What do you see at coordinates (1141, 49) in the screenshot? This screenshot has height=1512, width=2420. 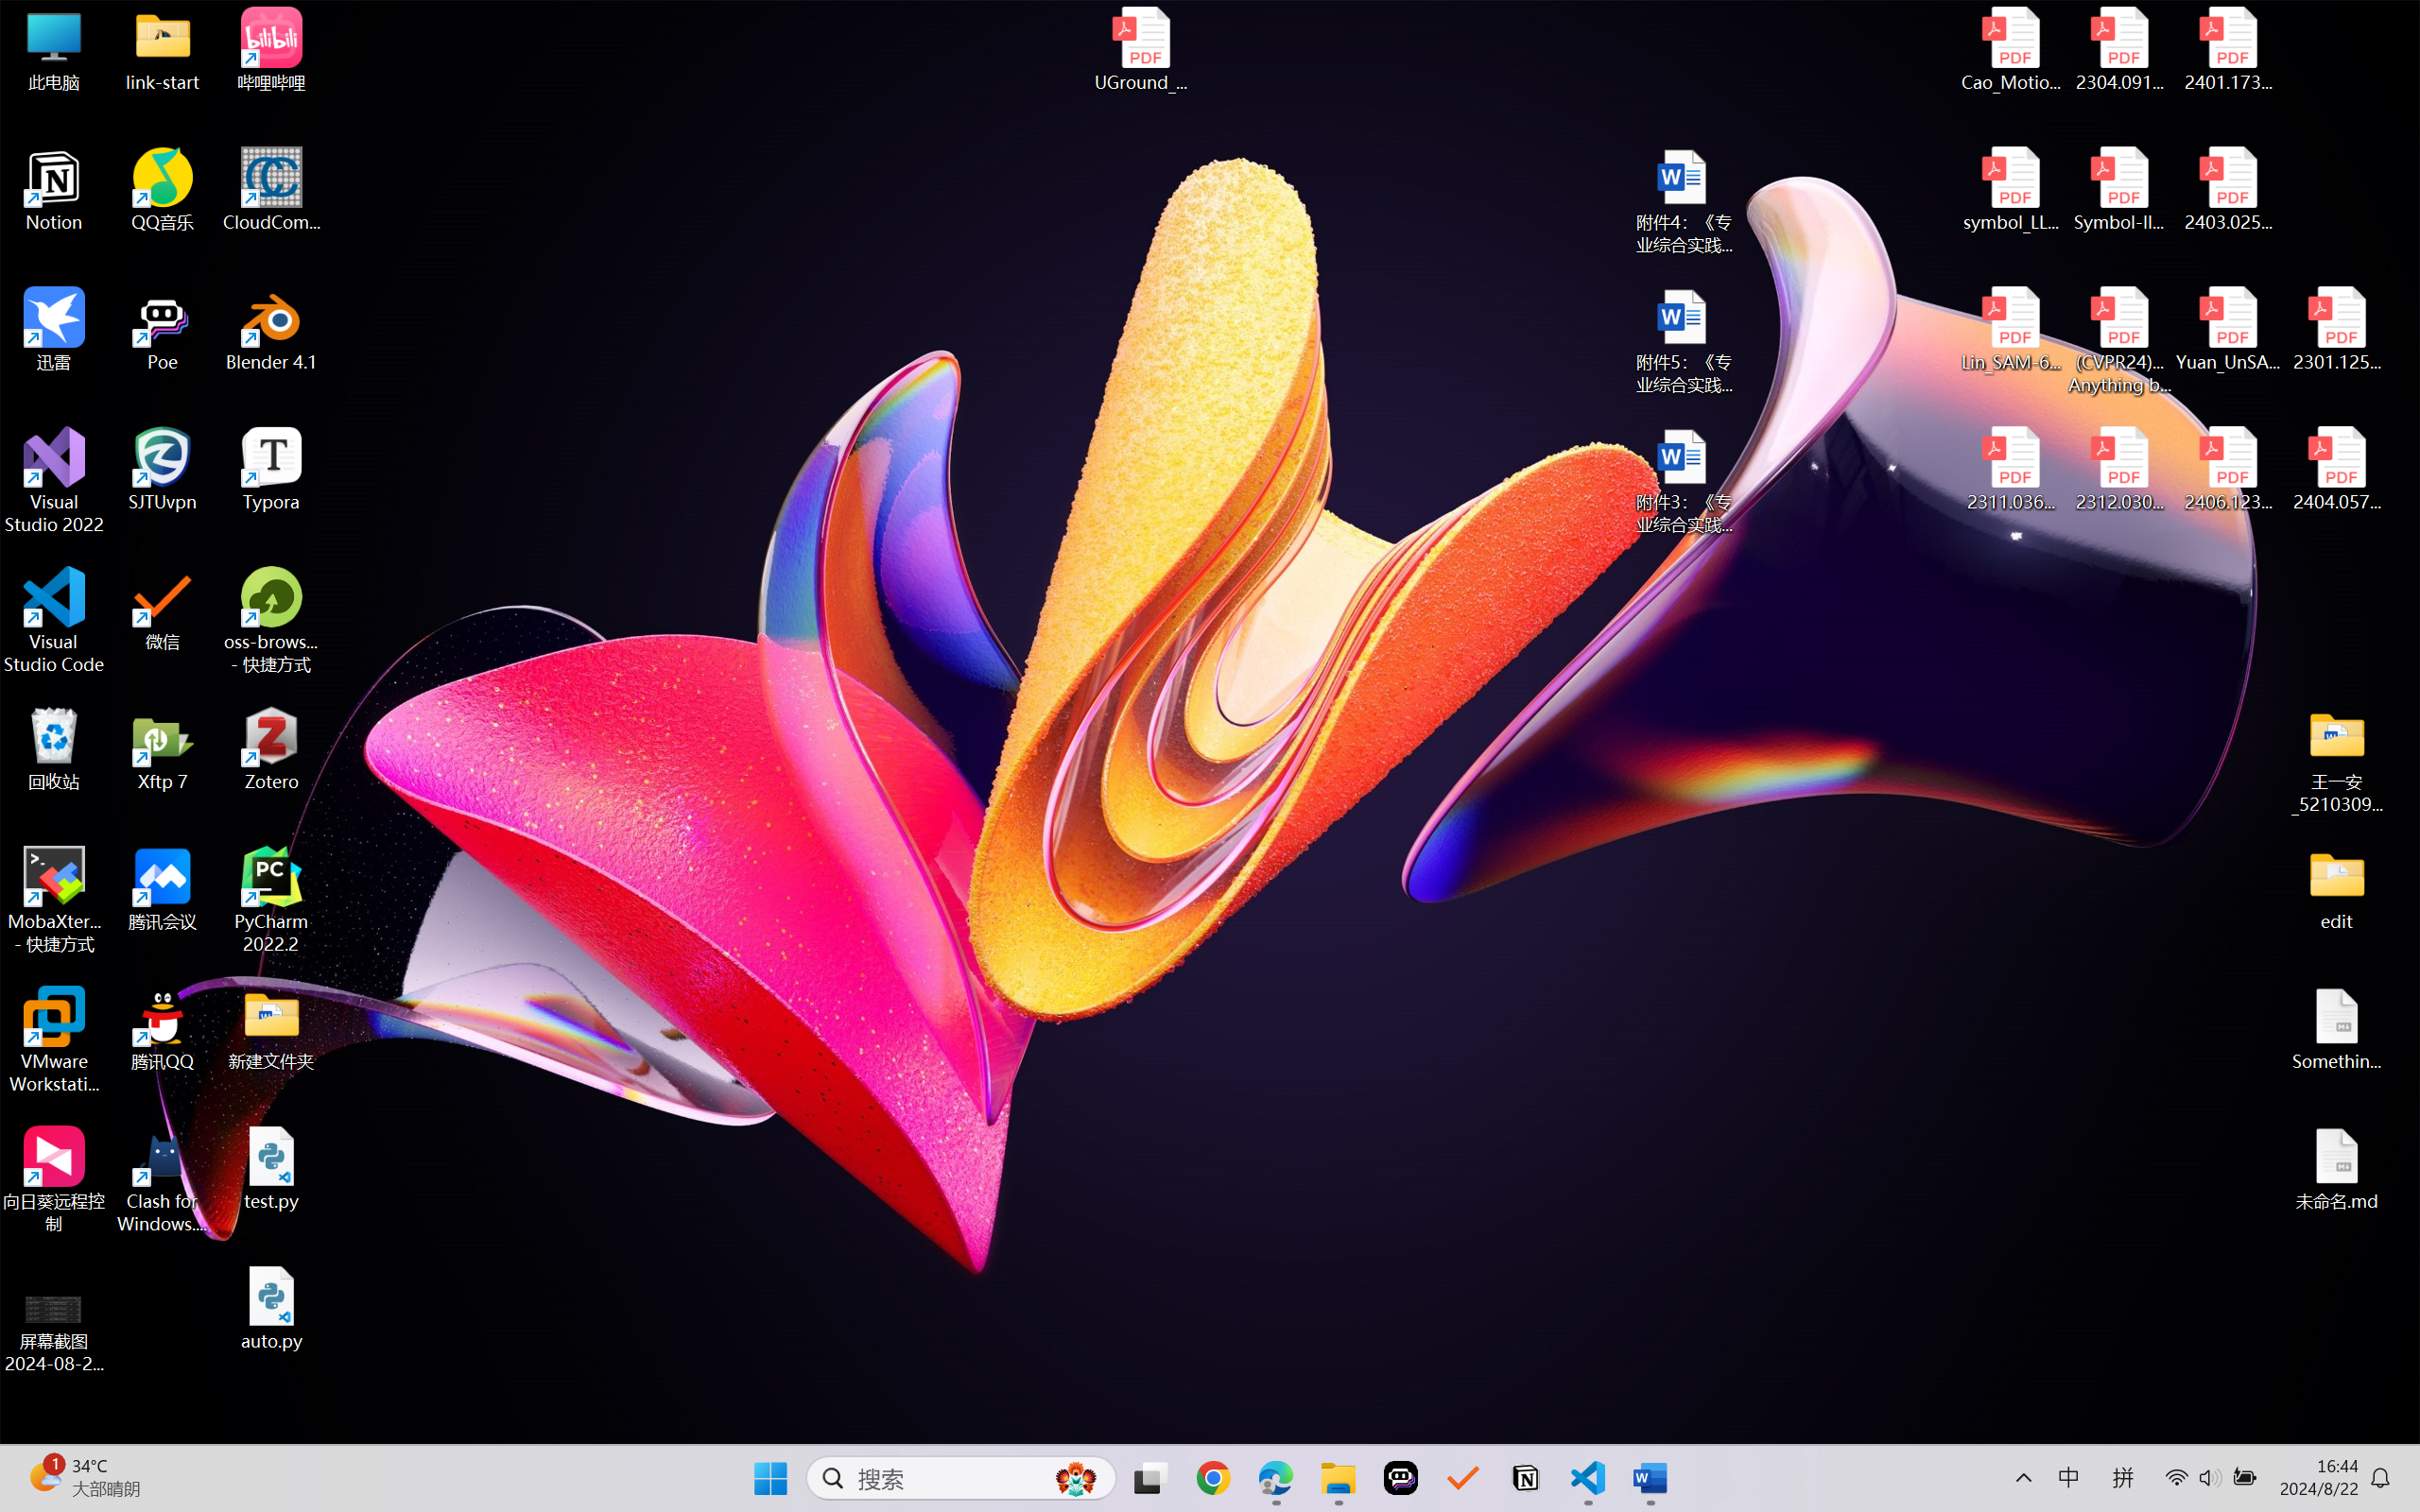 I see `'UGround_paper.pdf'` at bounding box center [1141, 49].